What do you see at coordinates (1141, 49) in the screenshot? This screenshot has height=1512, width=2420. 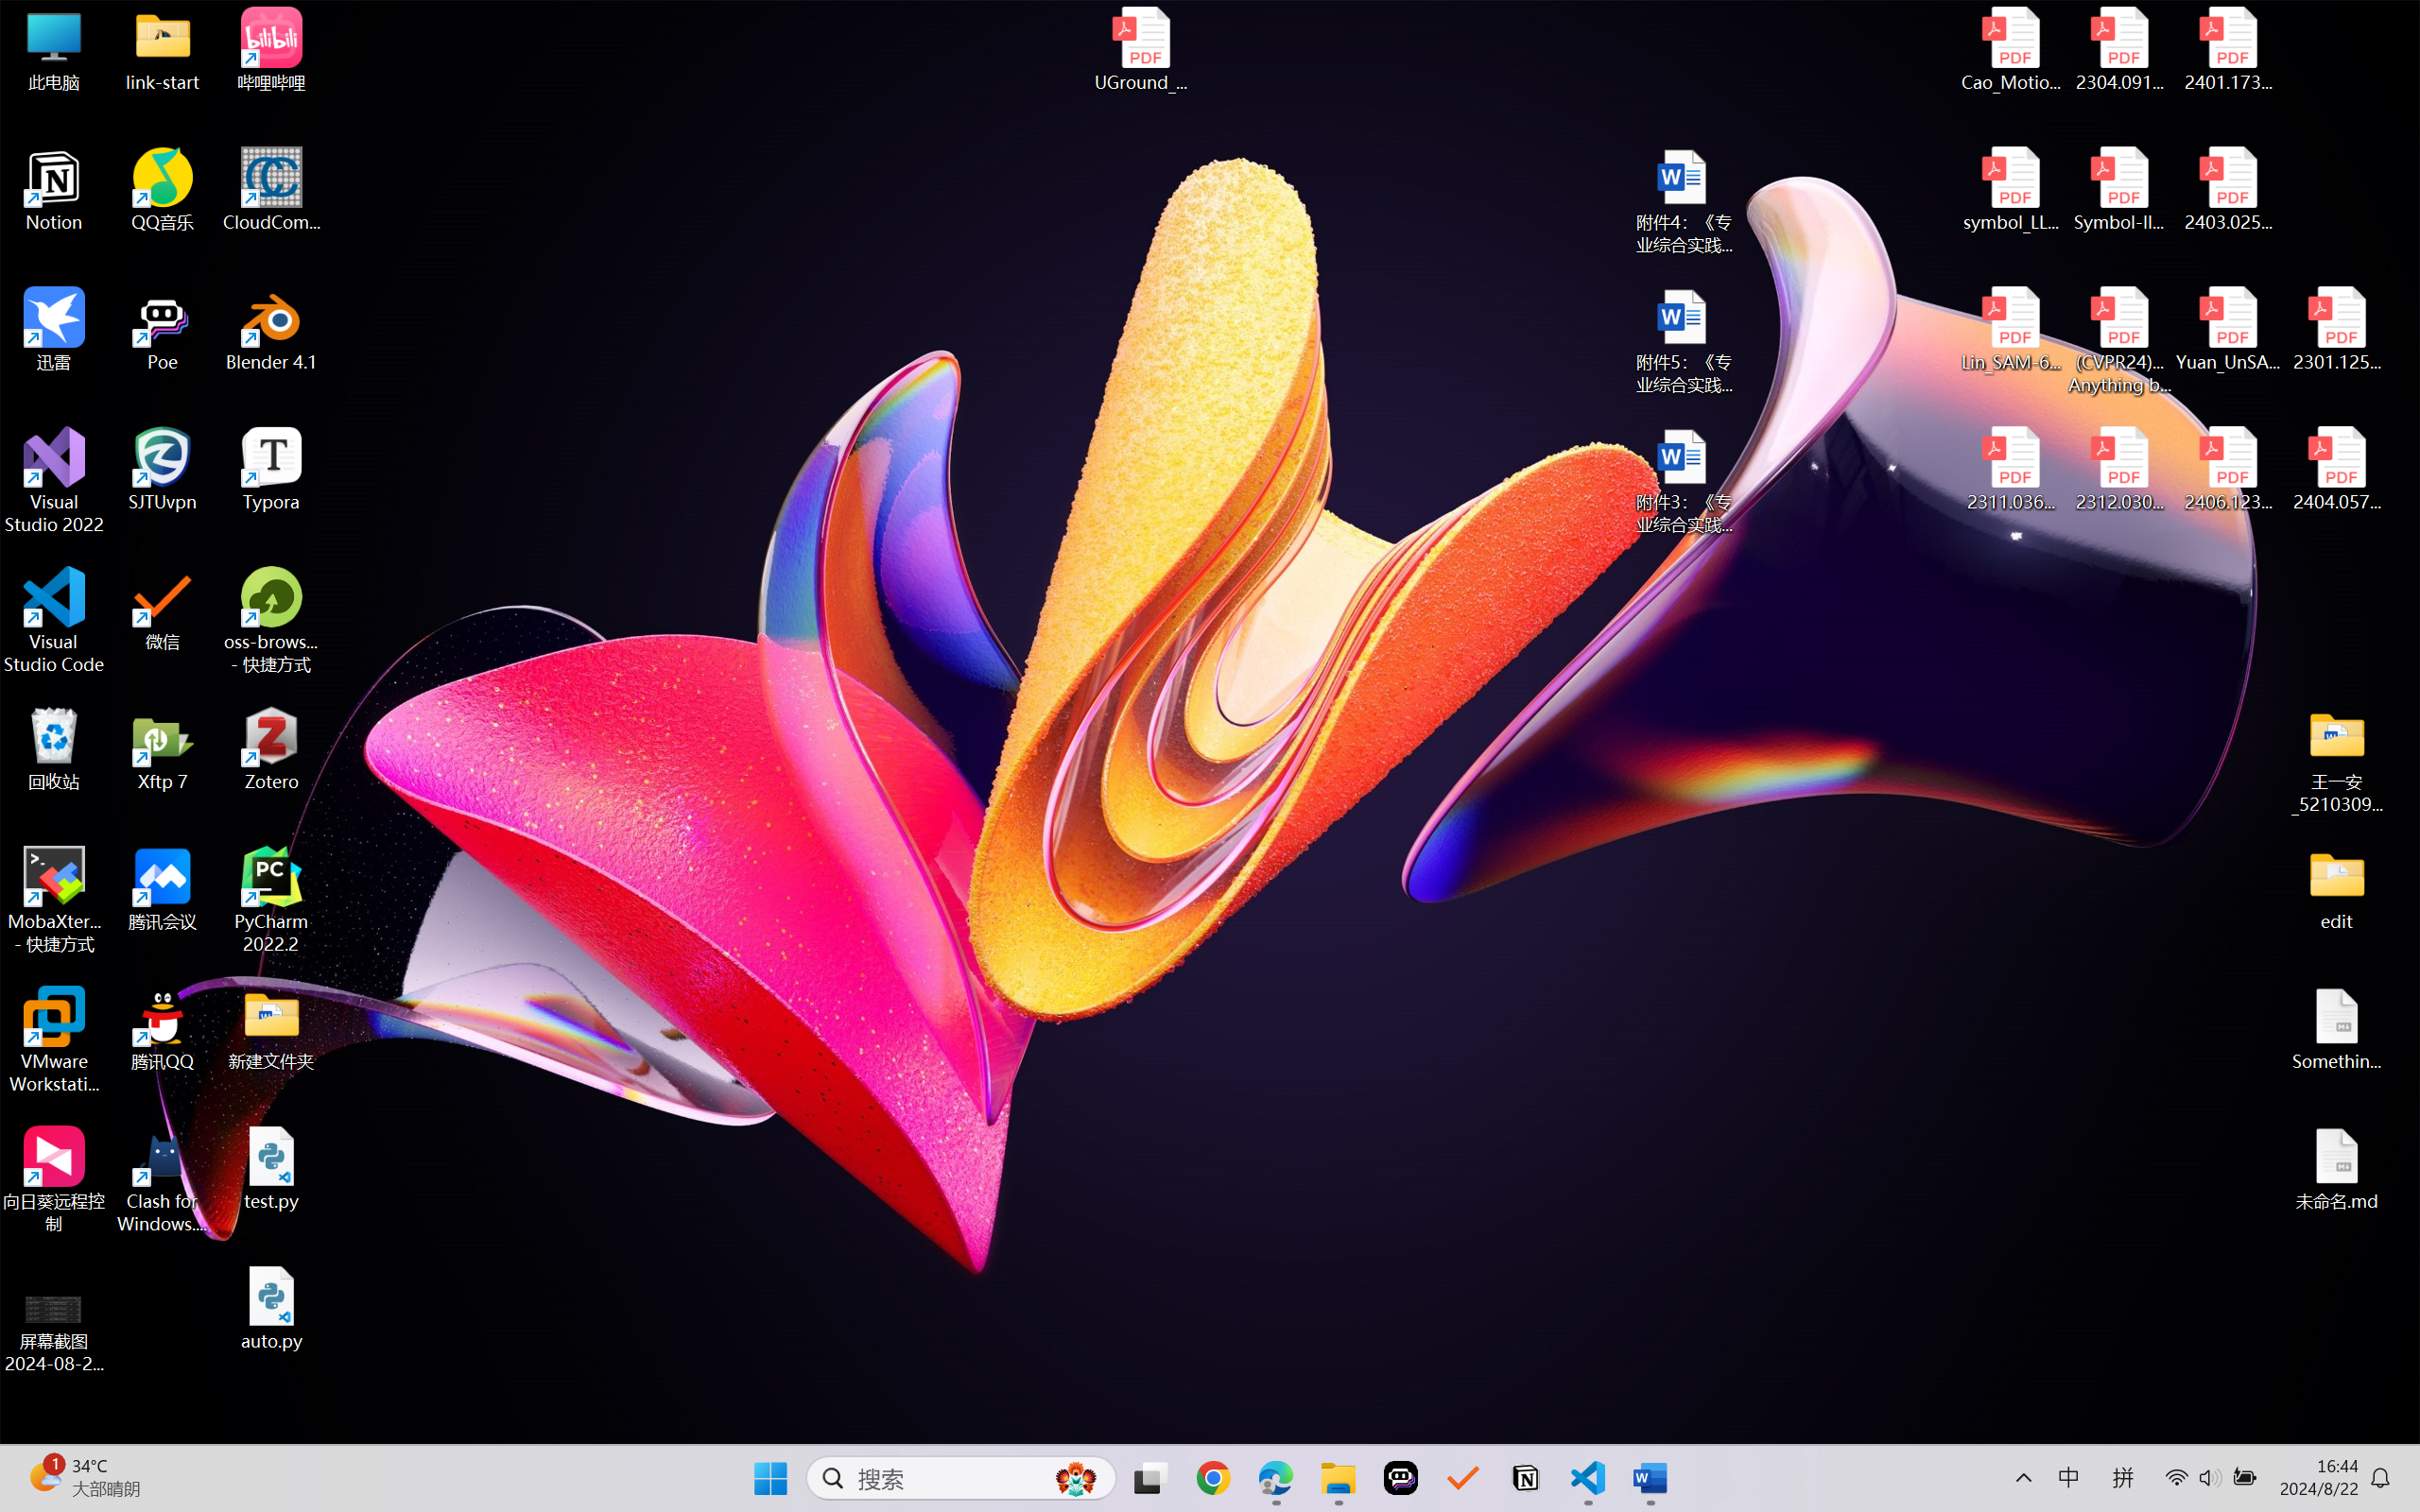 I see `'UGround_paper.pdf'` at bounding box center [1141, 49].